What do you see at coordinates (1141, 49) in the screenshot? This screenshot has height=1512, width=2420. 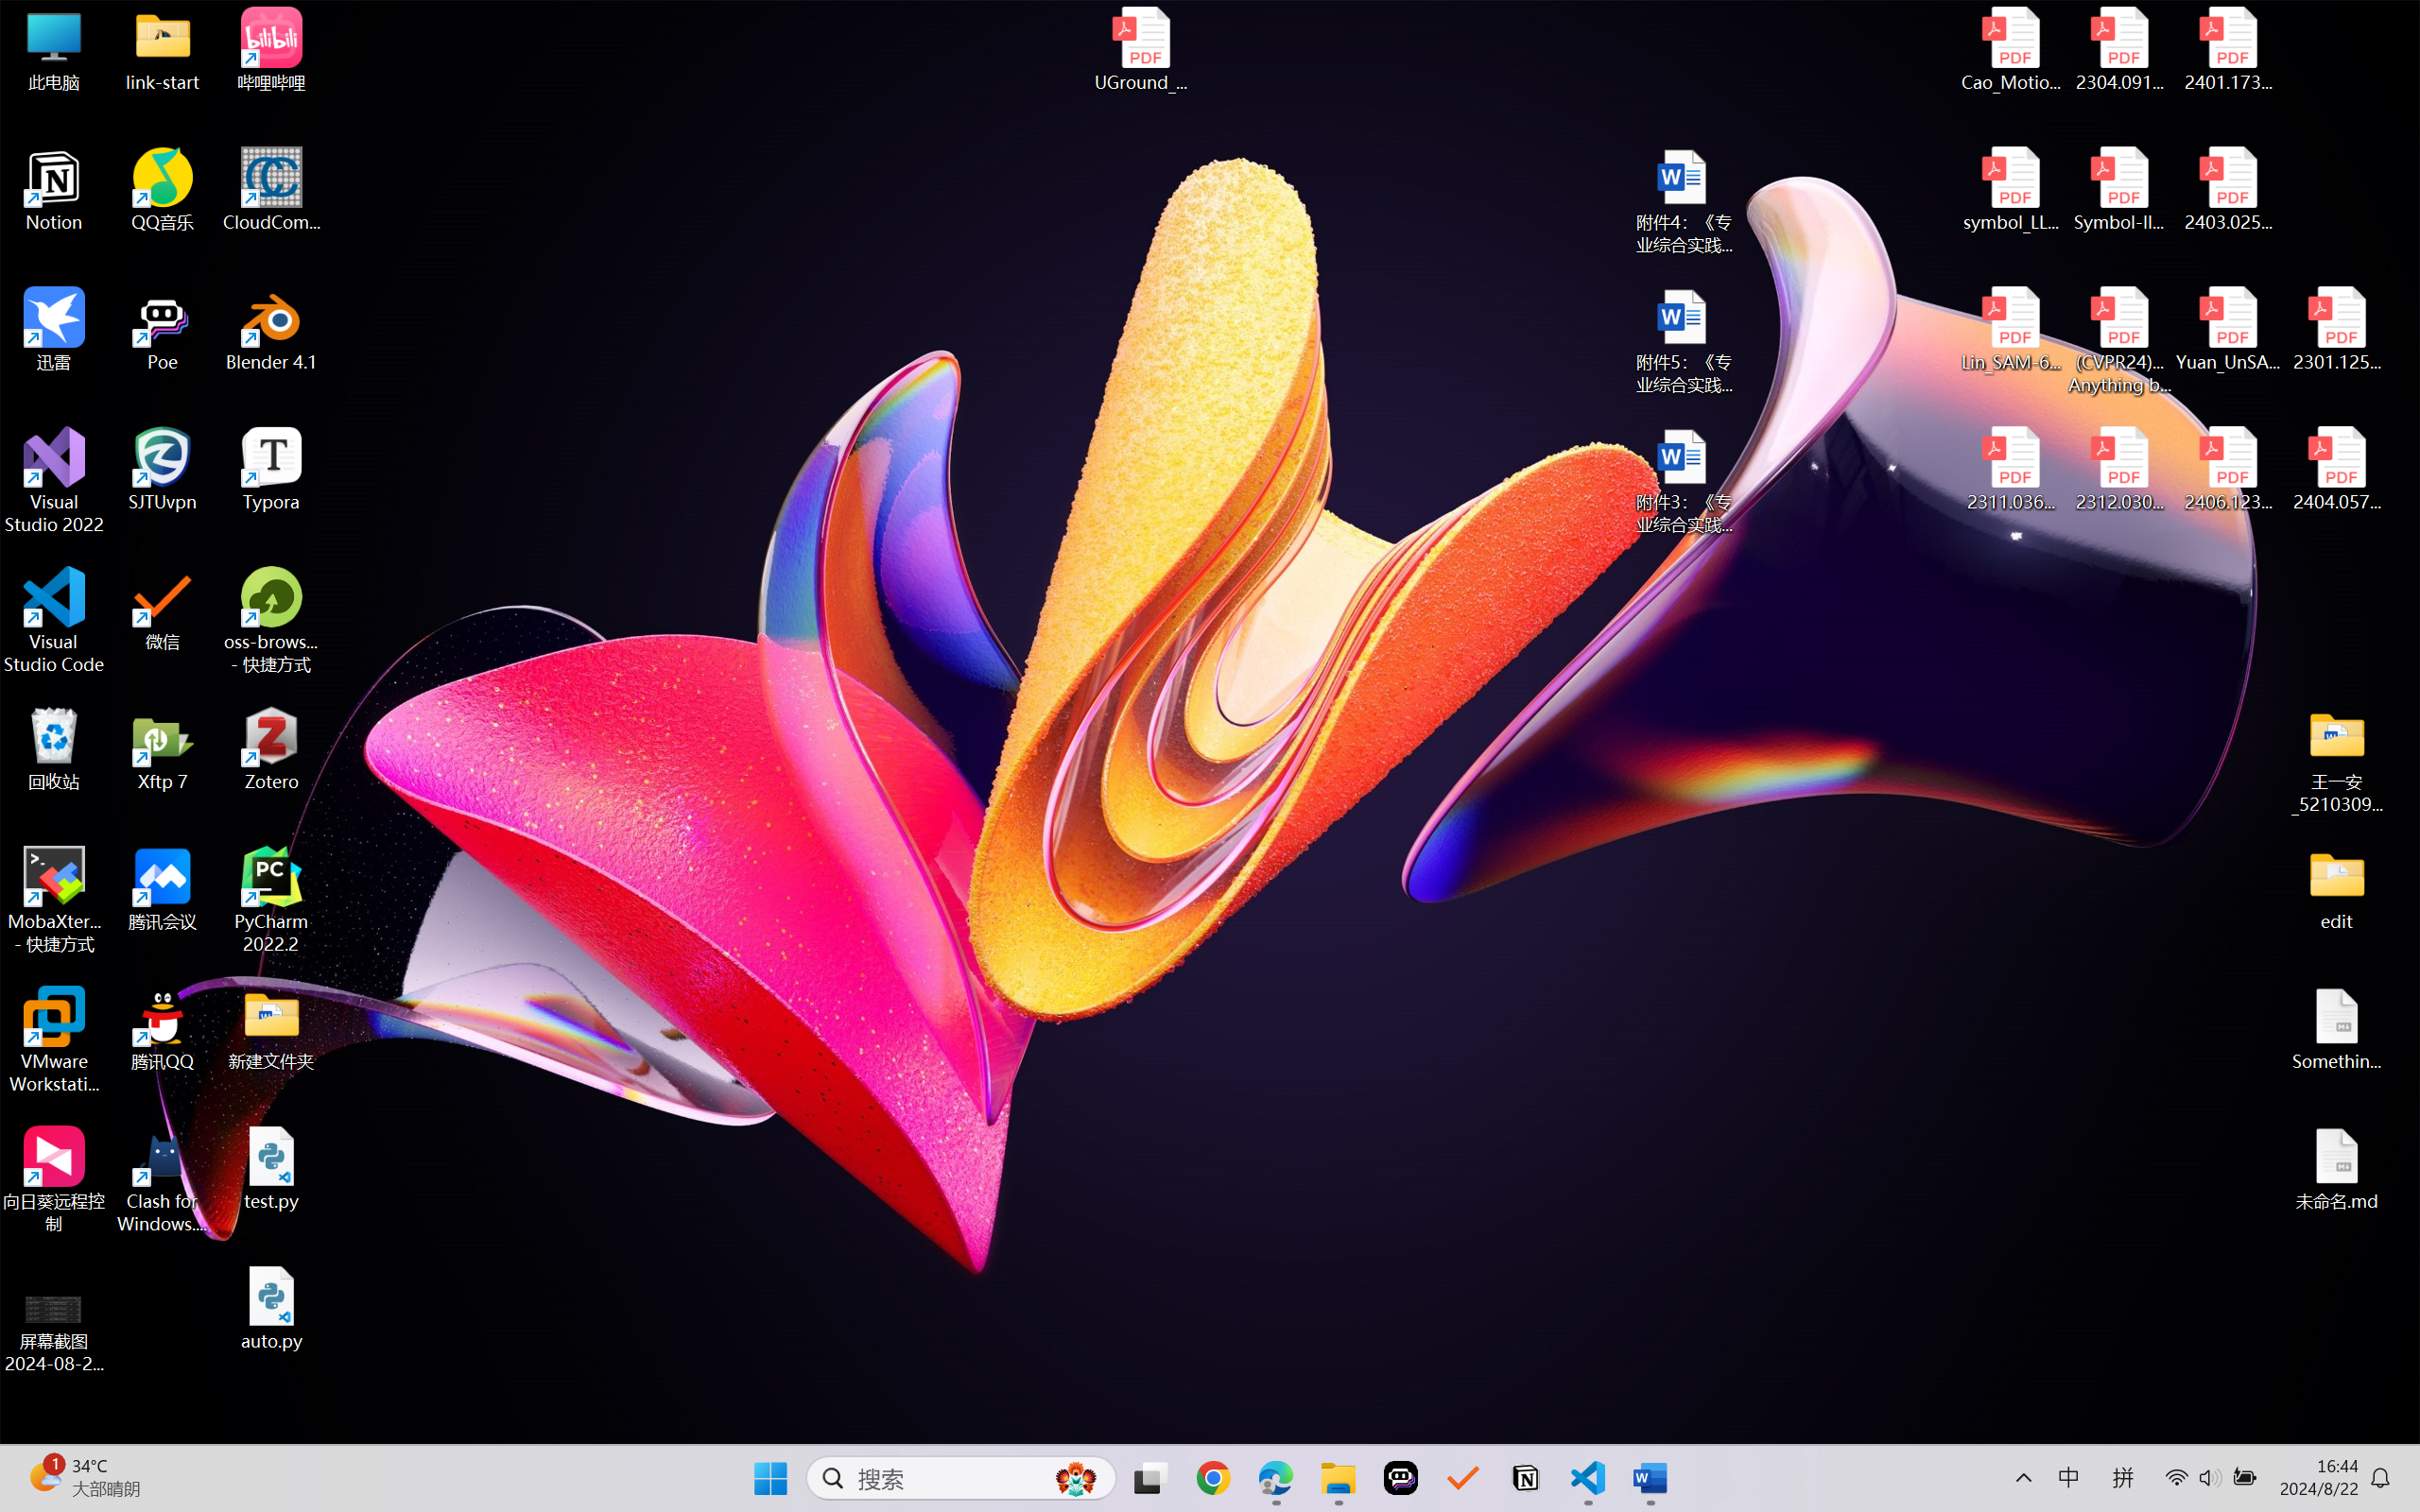 I see `'UGround_paper.pdf'` at bounding box center [1141, 49].